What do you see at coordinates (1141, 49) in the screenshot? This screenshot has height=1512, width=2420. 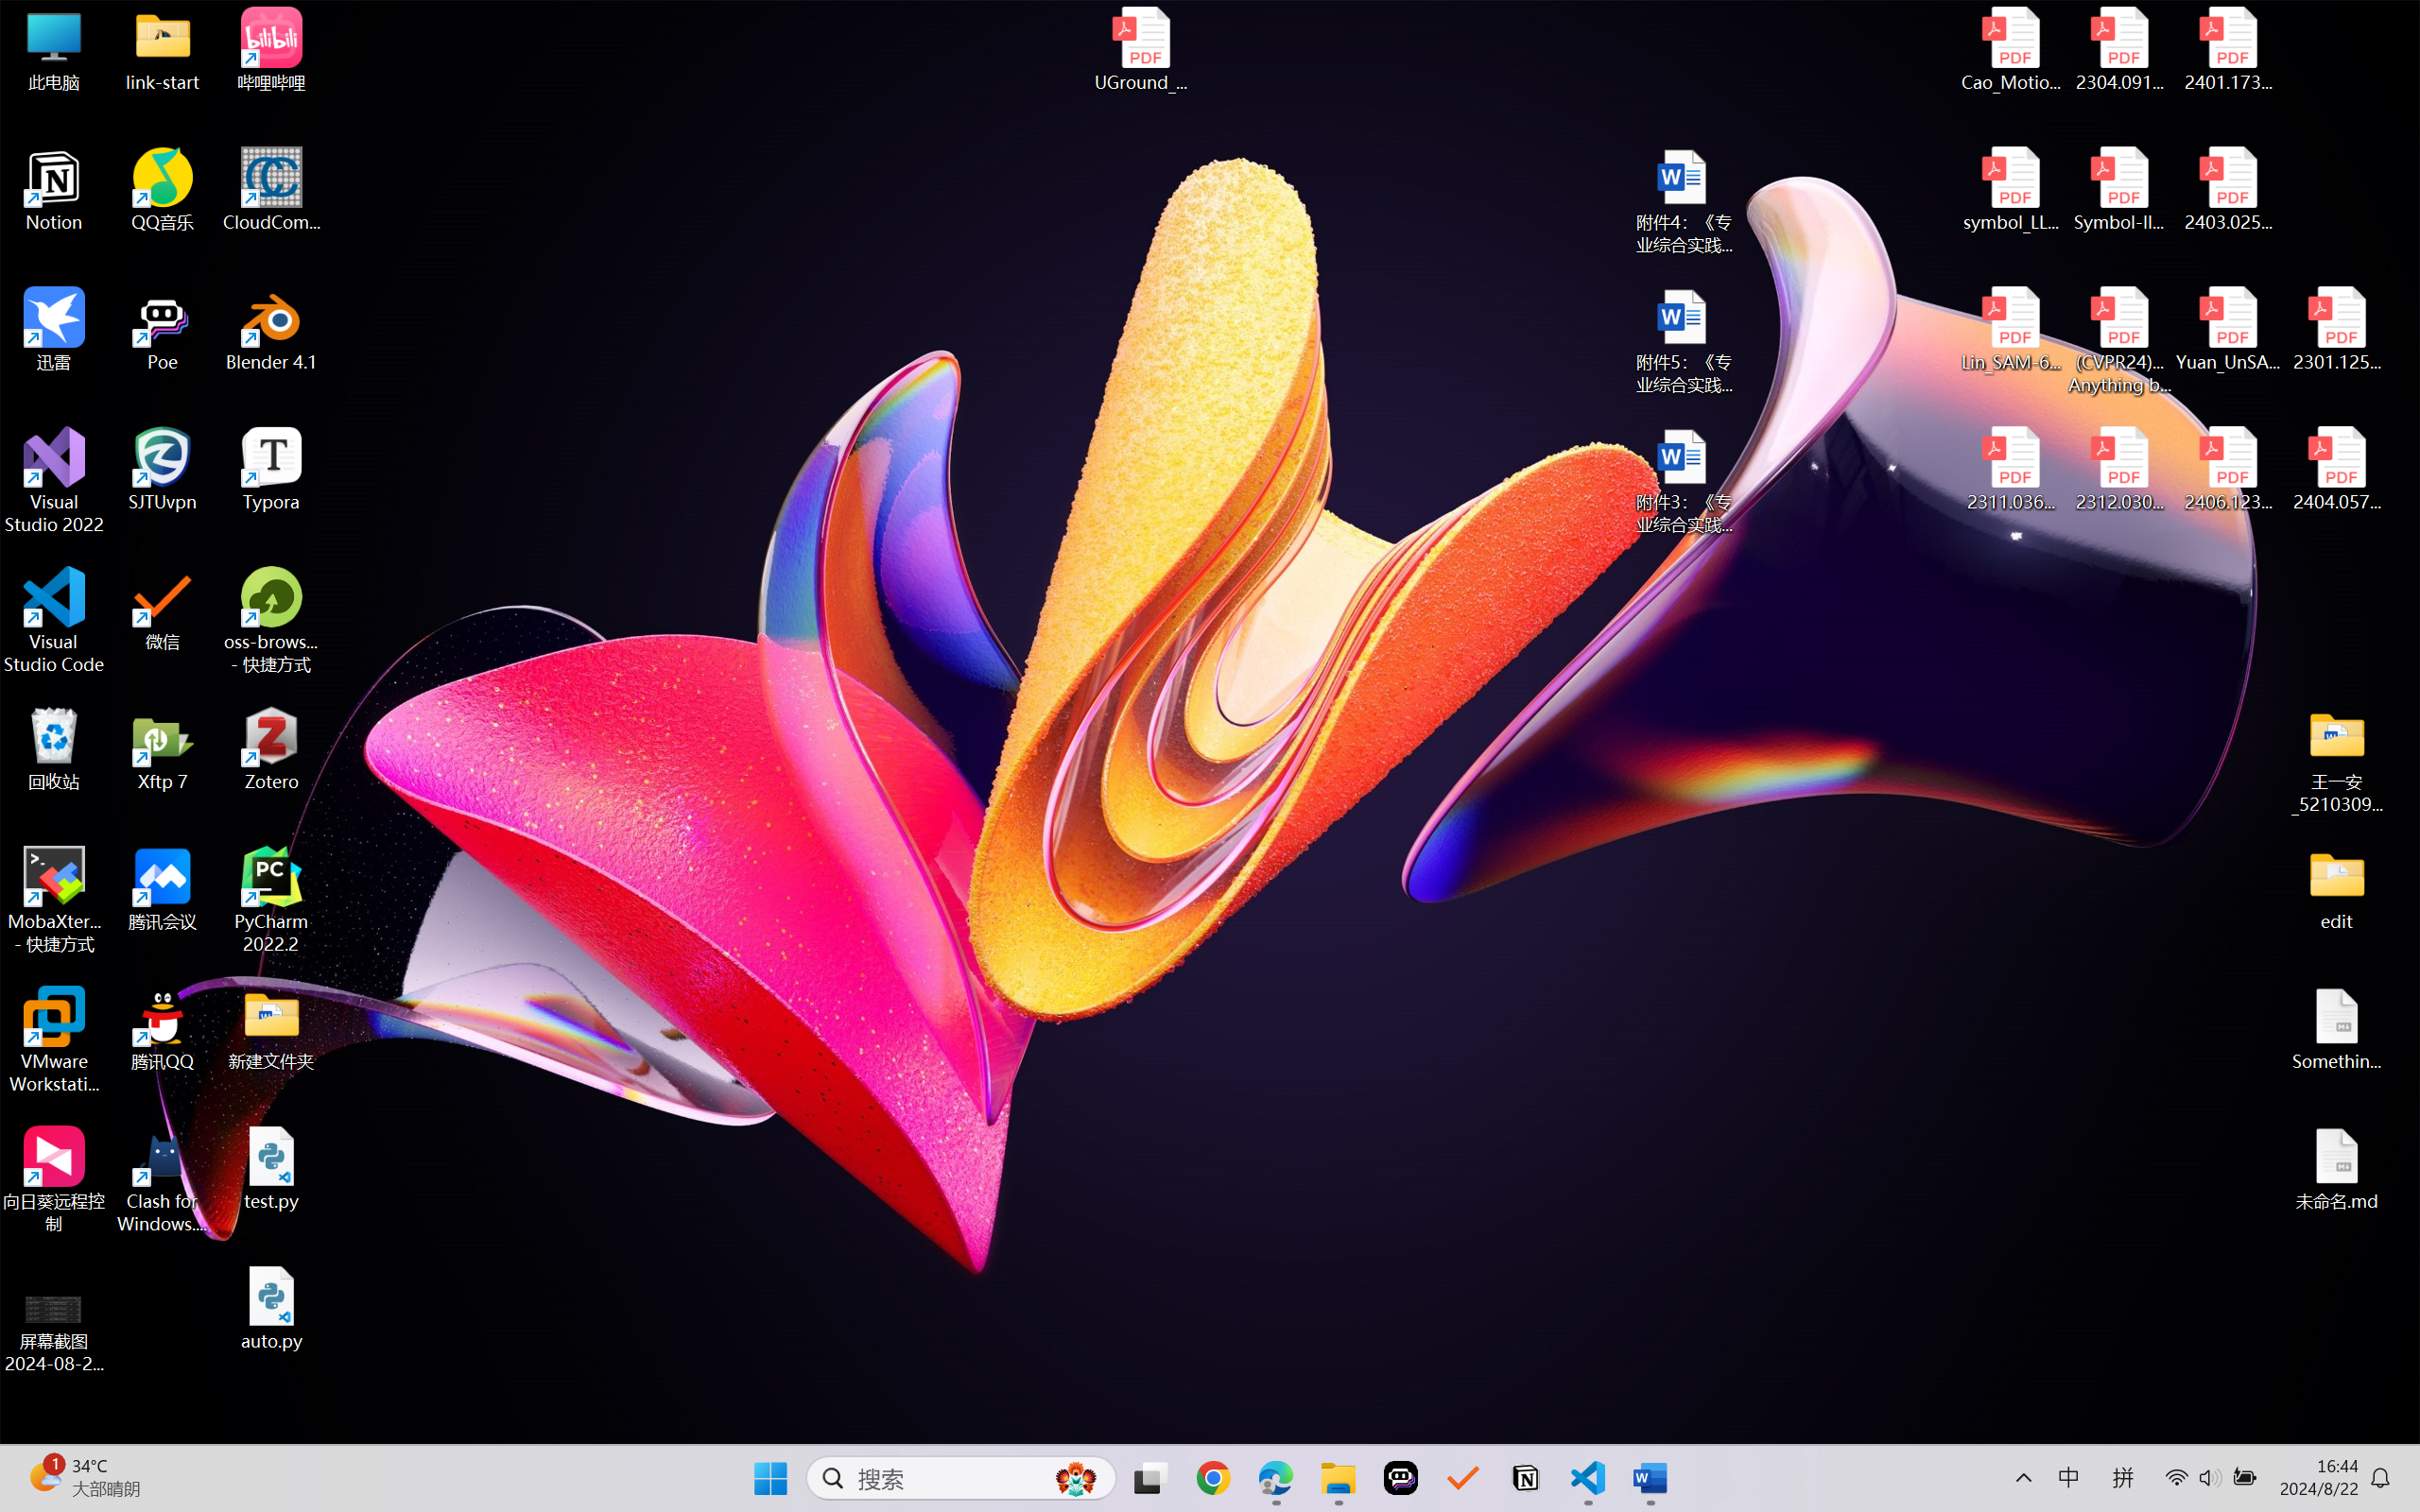 I see `'UGround_paper.pdf'` at bounding box center [1141, 49].